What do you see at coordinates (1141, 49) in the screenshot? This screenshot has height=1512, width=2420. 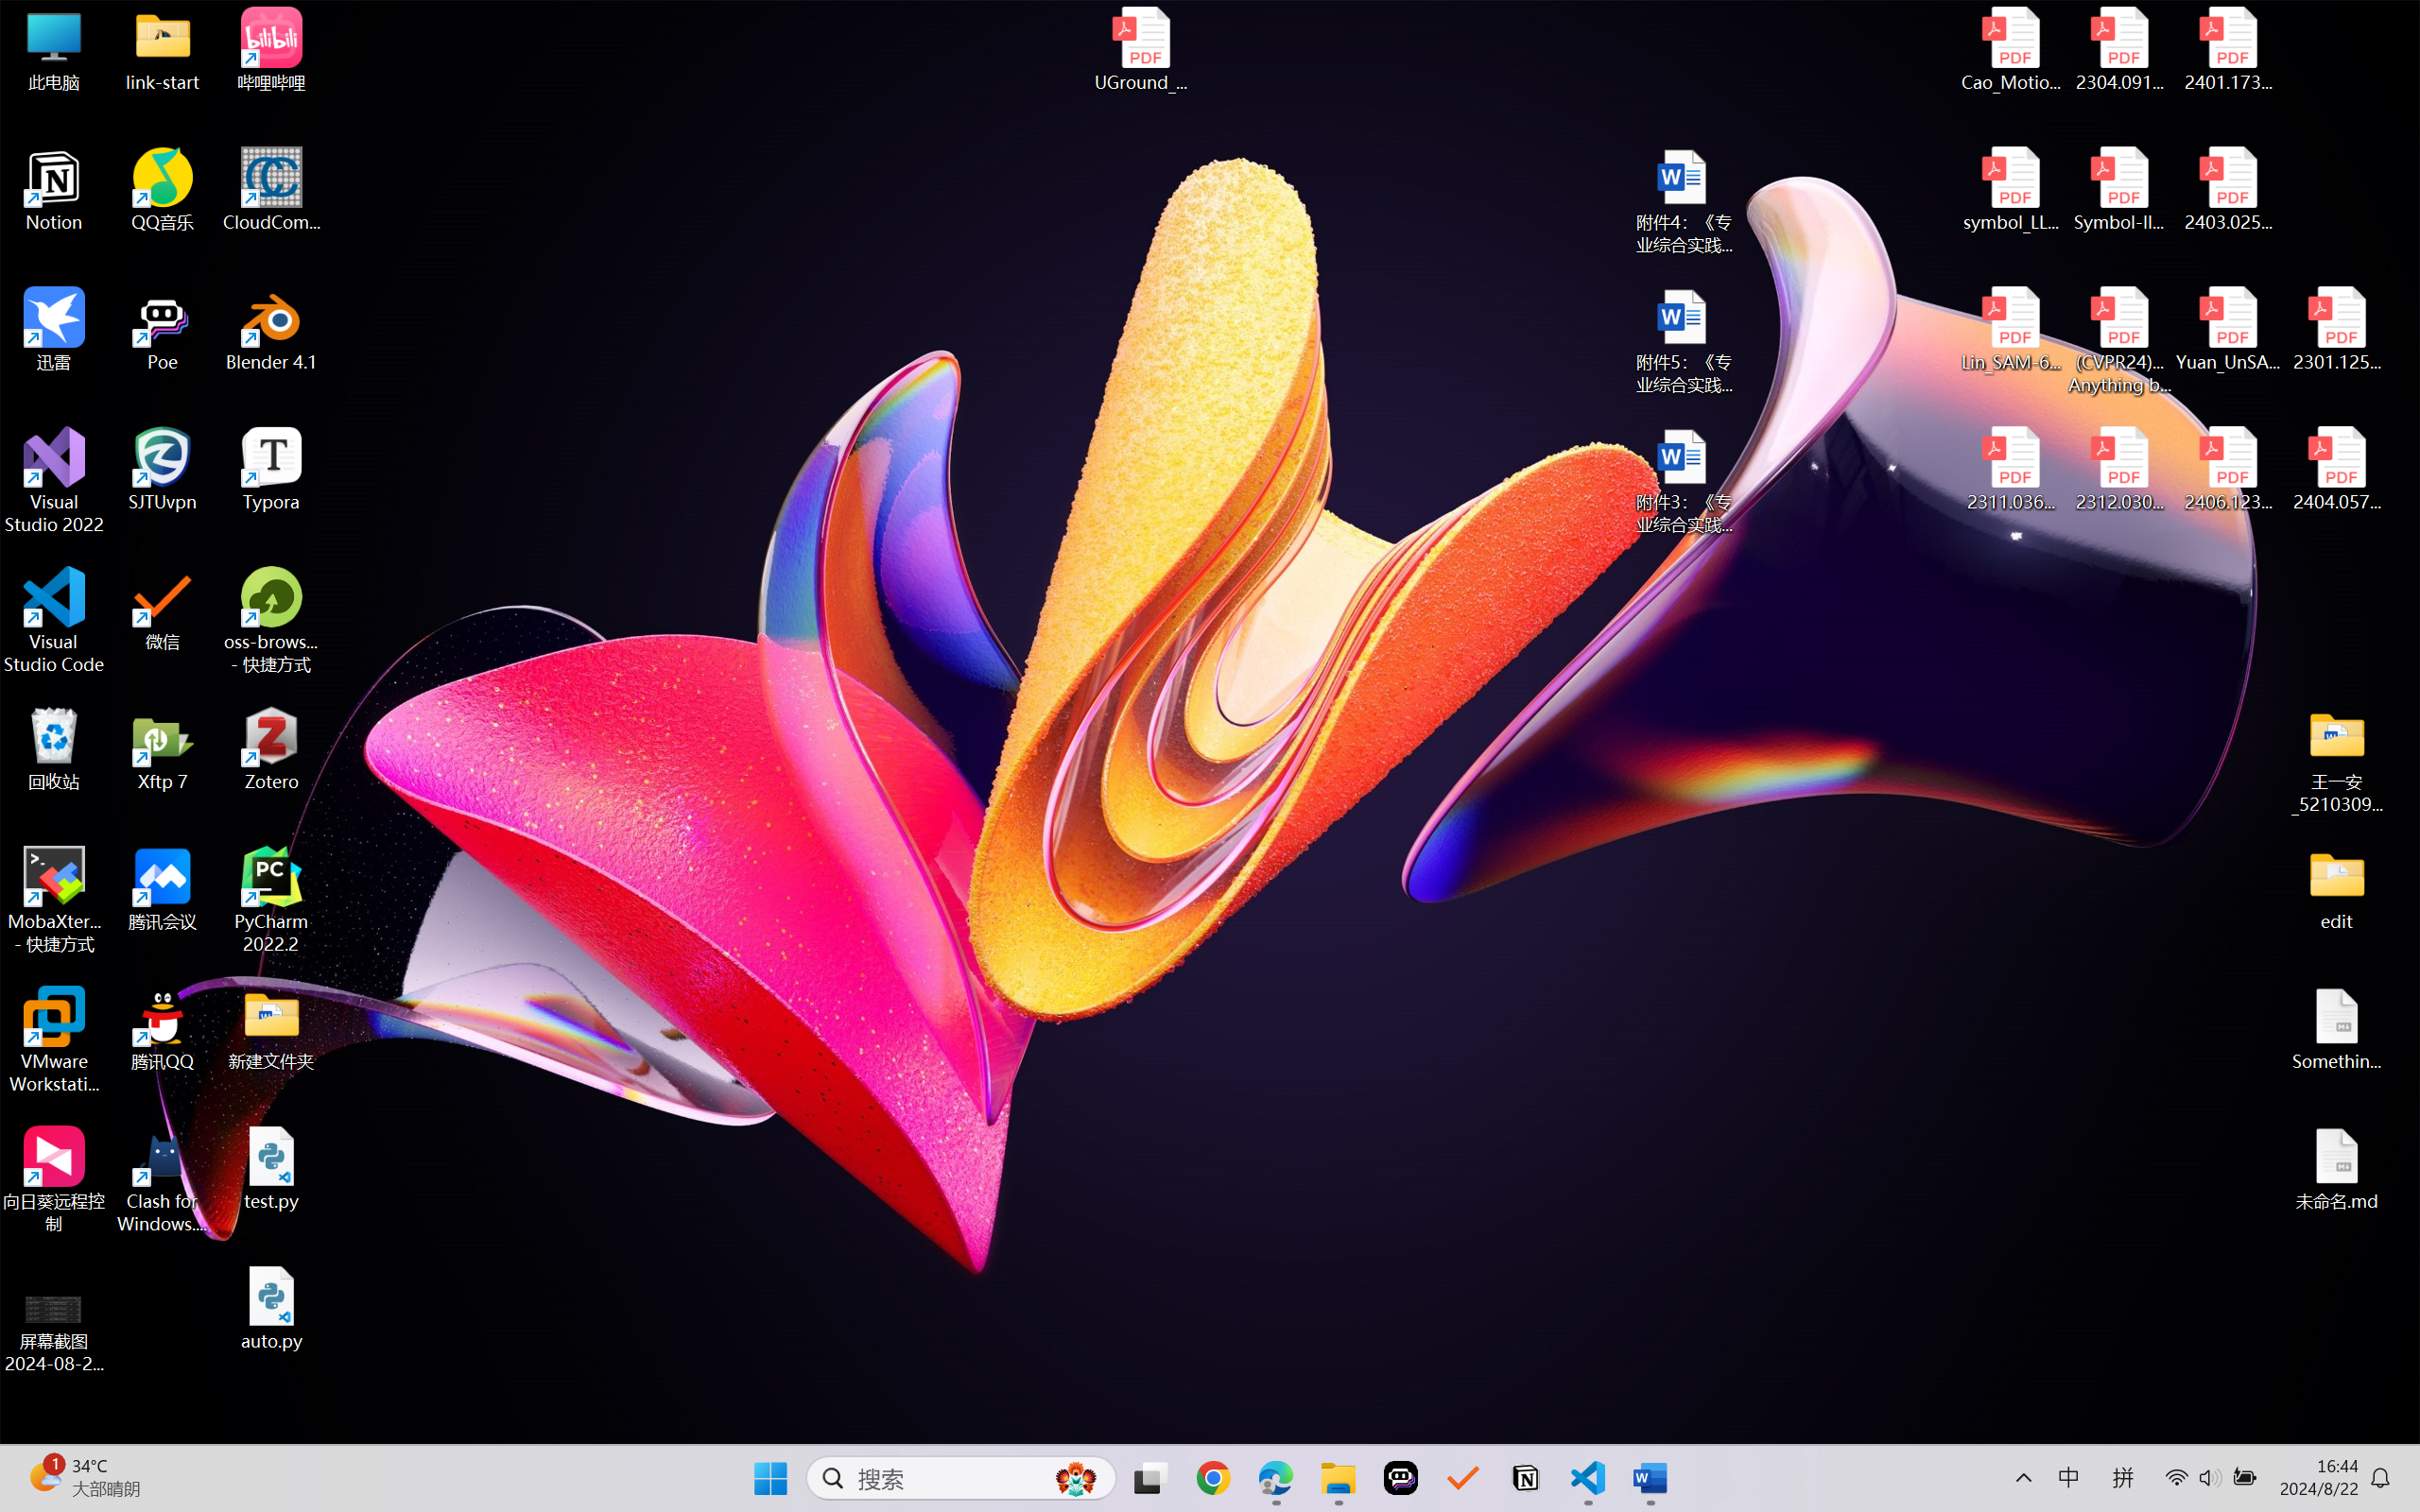 I see `'UGround_paper.pdf'` at bounding box center [1141, 49].